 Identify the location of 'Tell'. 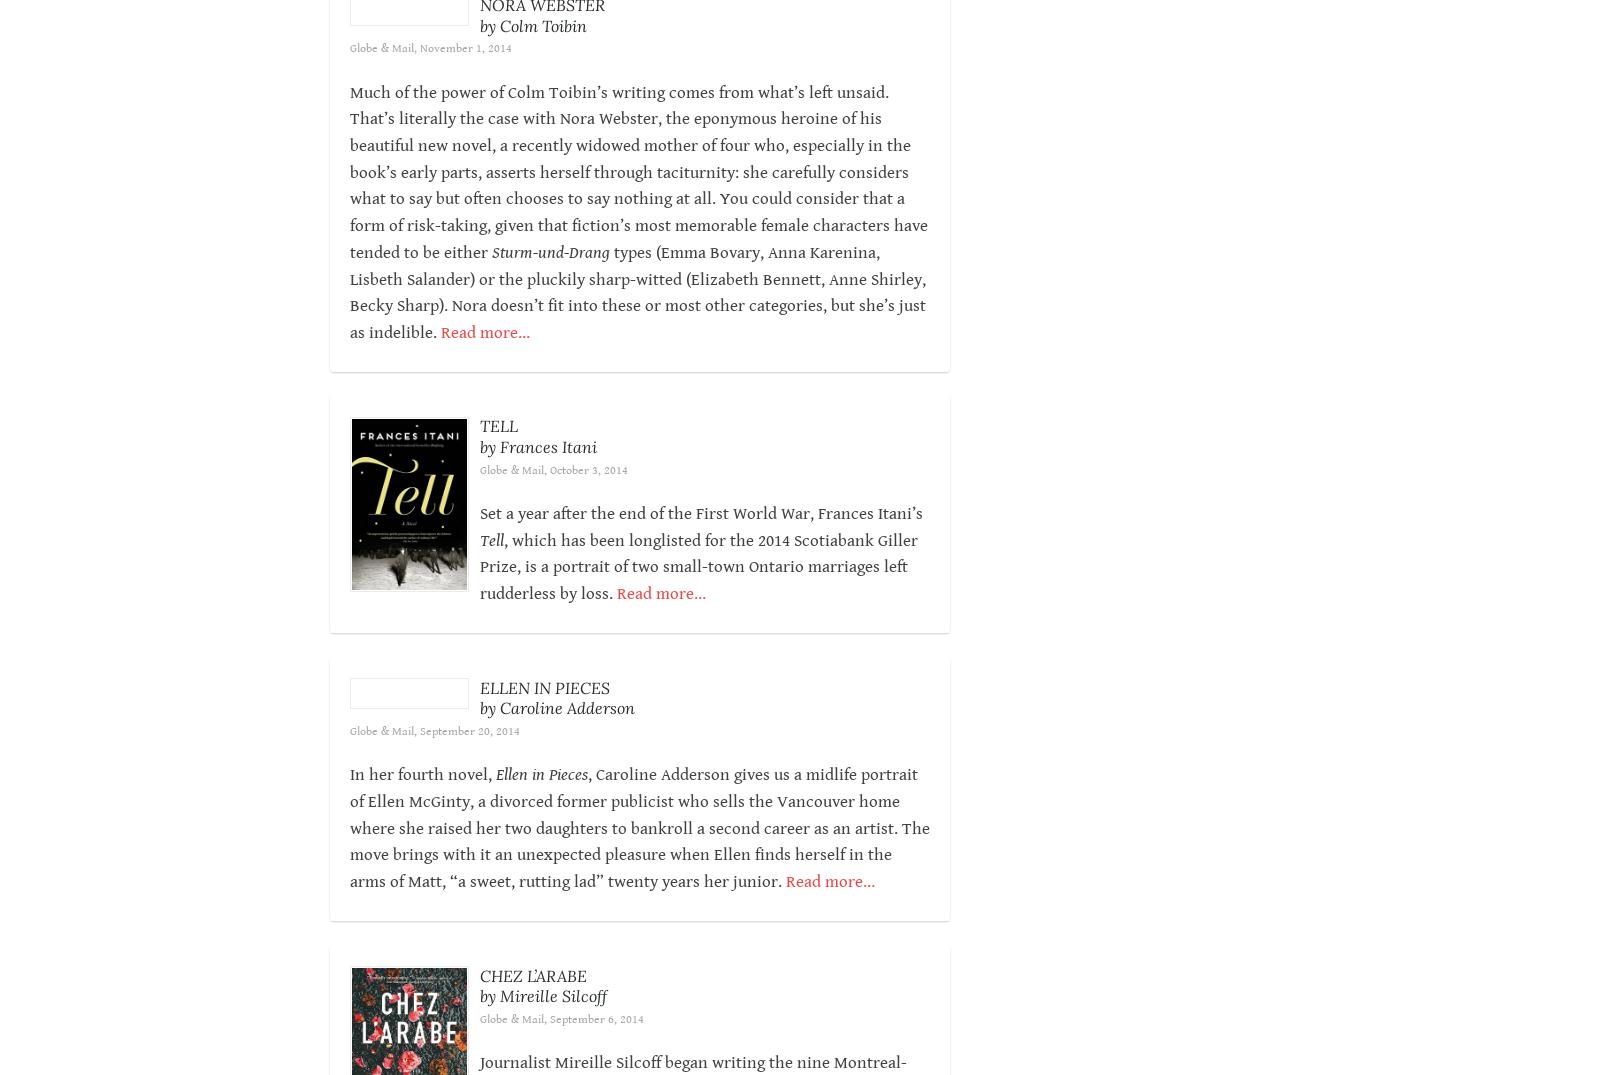
(490, 566).